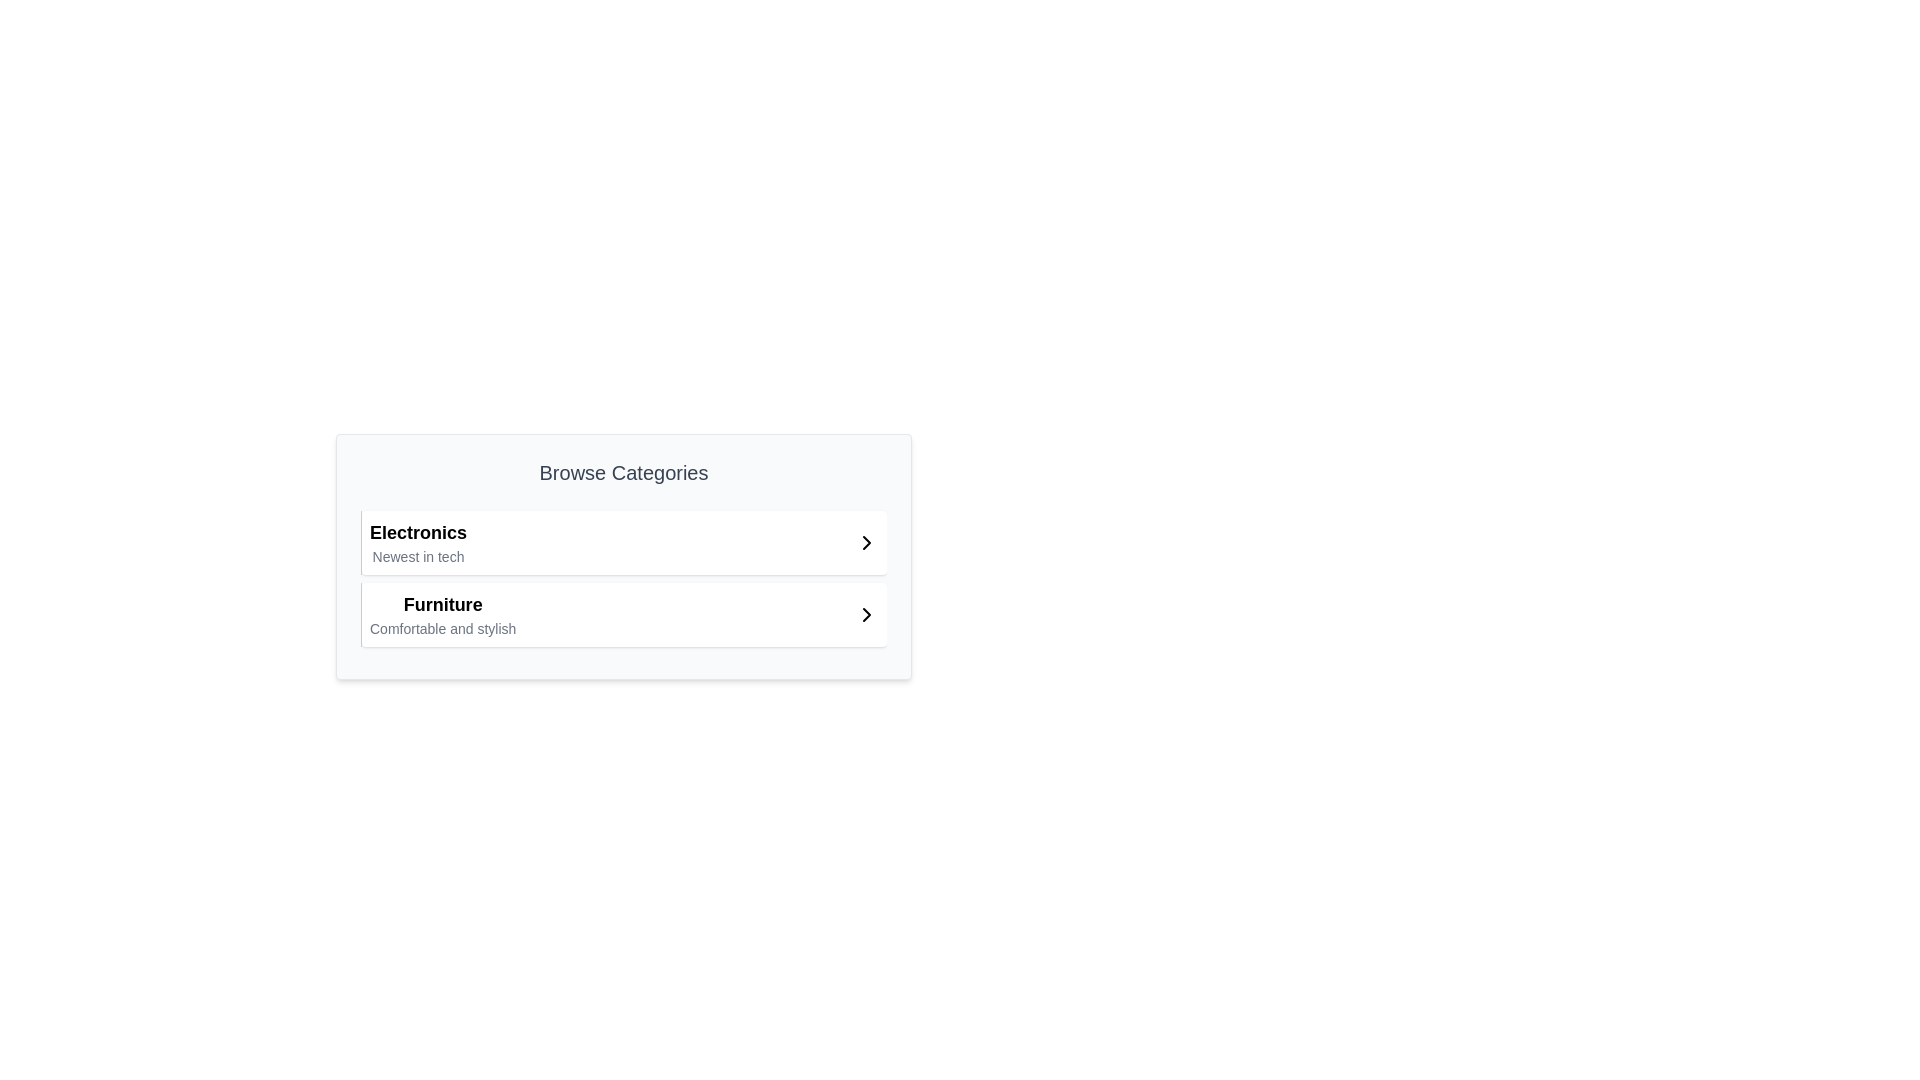 The height and width of the screenshot is (1080, 1920). I want to click on the 'Furniture' button, which is the second item in a vertically stacked list, so click(623, 613).